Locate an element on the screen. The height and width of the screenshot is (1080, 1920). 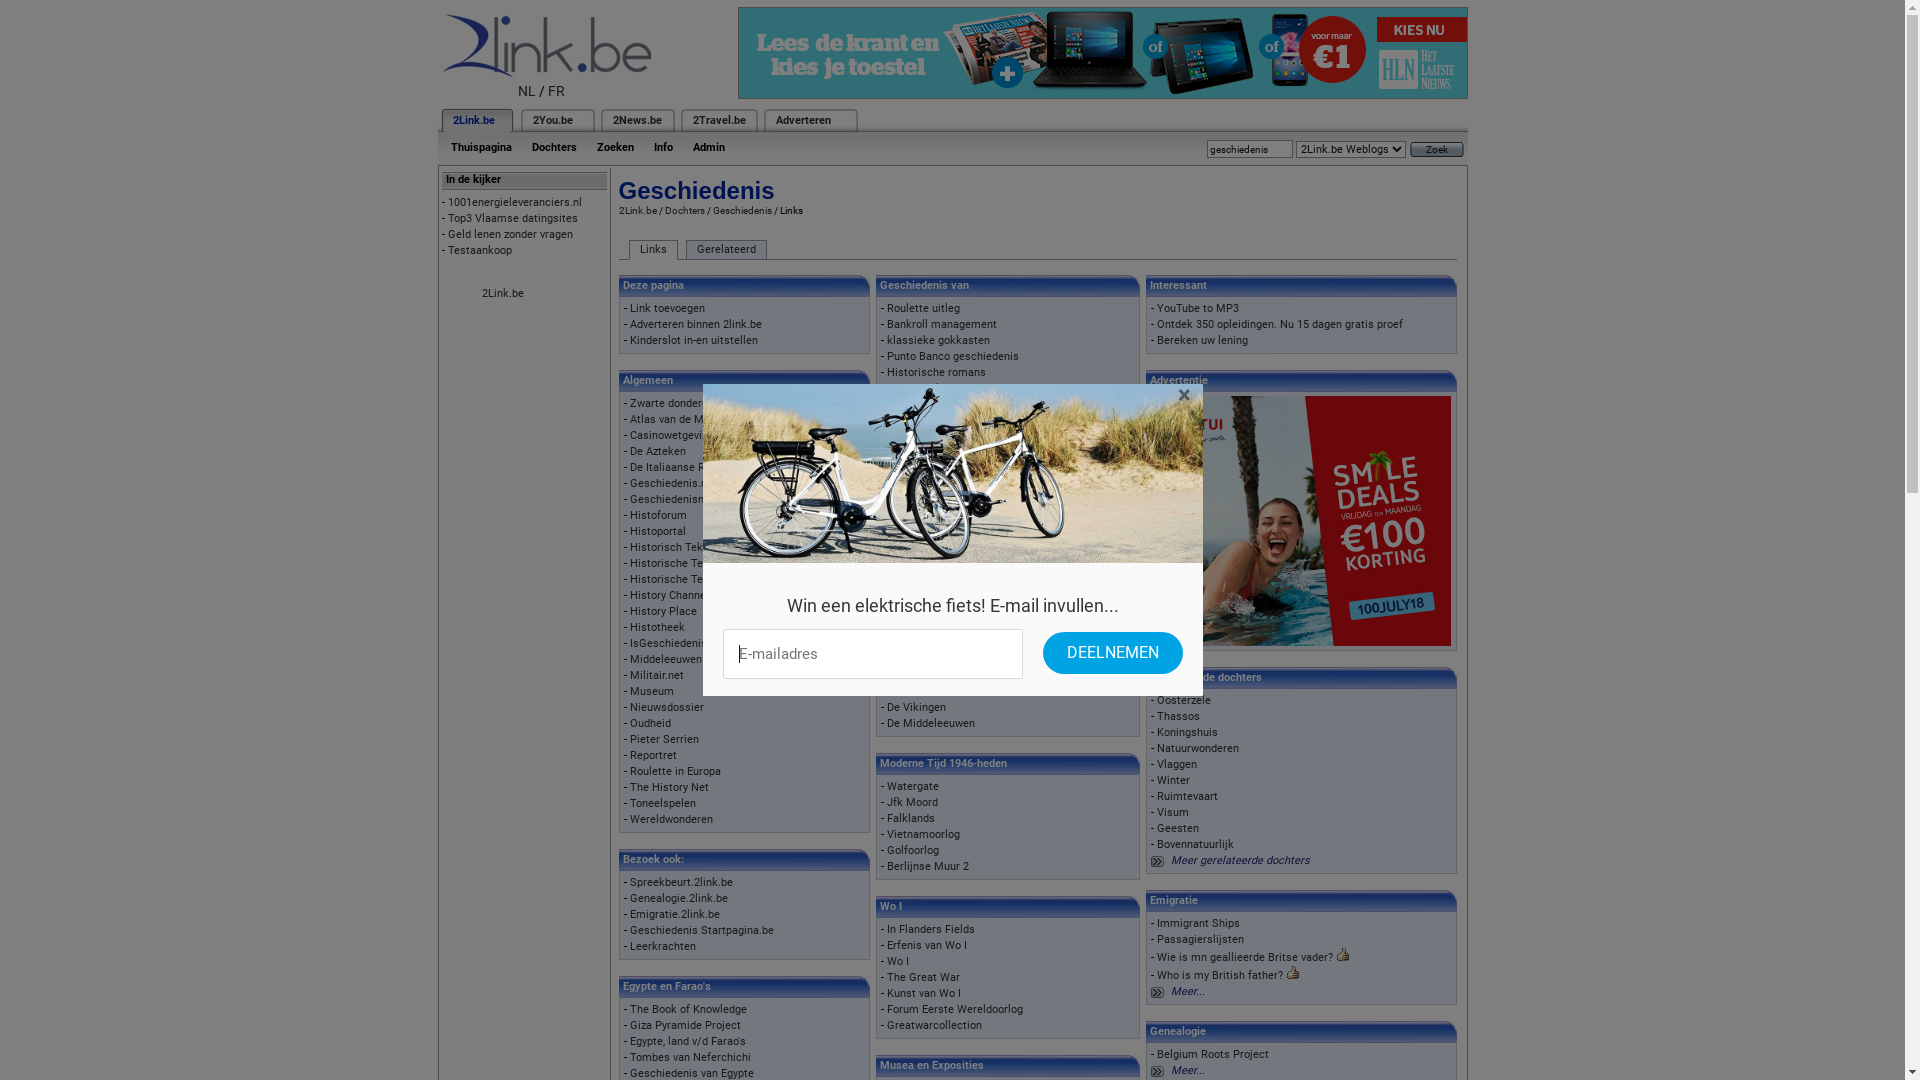
'Kunst van Wo I' is located at coordinates (922, 993).